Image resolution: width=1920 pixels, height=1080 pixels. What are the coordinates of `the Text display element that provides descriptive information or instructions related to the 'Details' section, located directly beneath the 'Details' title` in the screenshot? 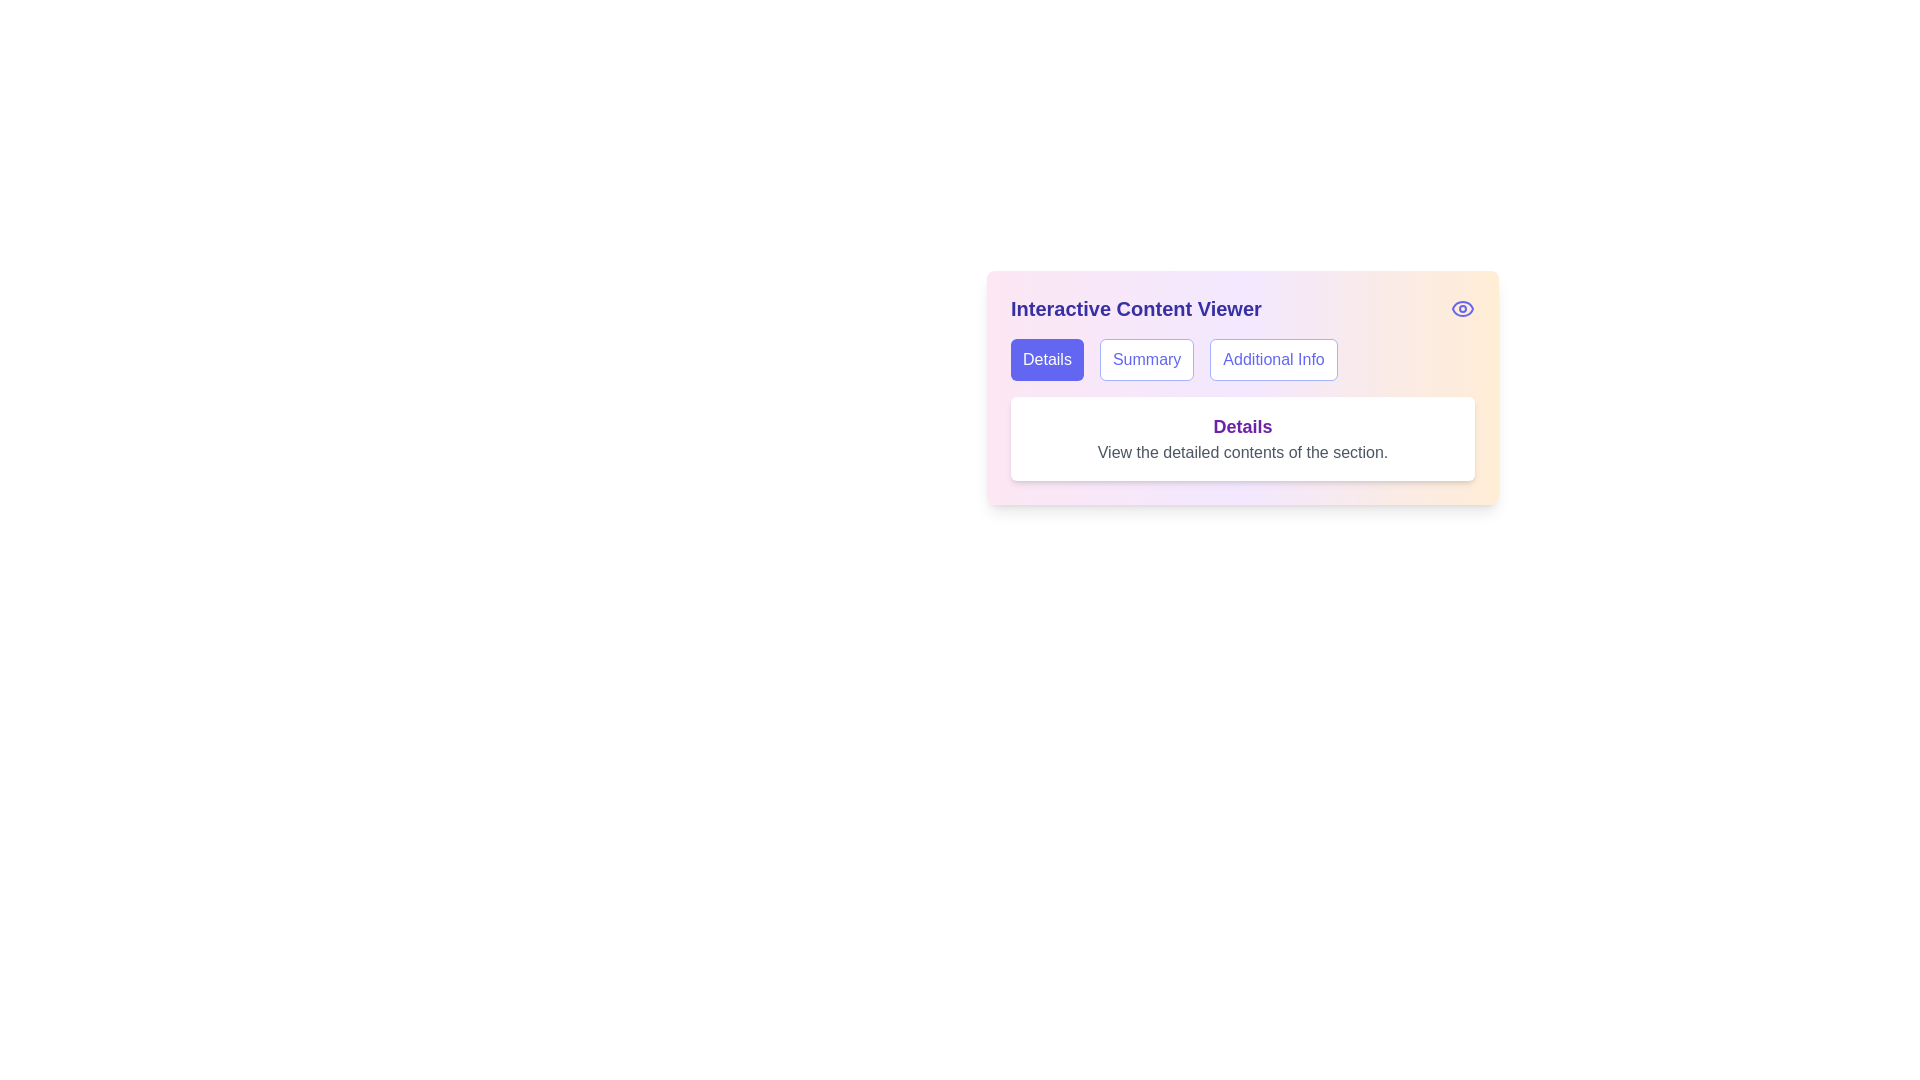 It's located at (1242, 452).